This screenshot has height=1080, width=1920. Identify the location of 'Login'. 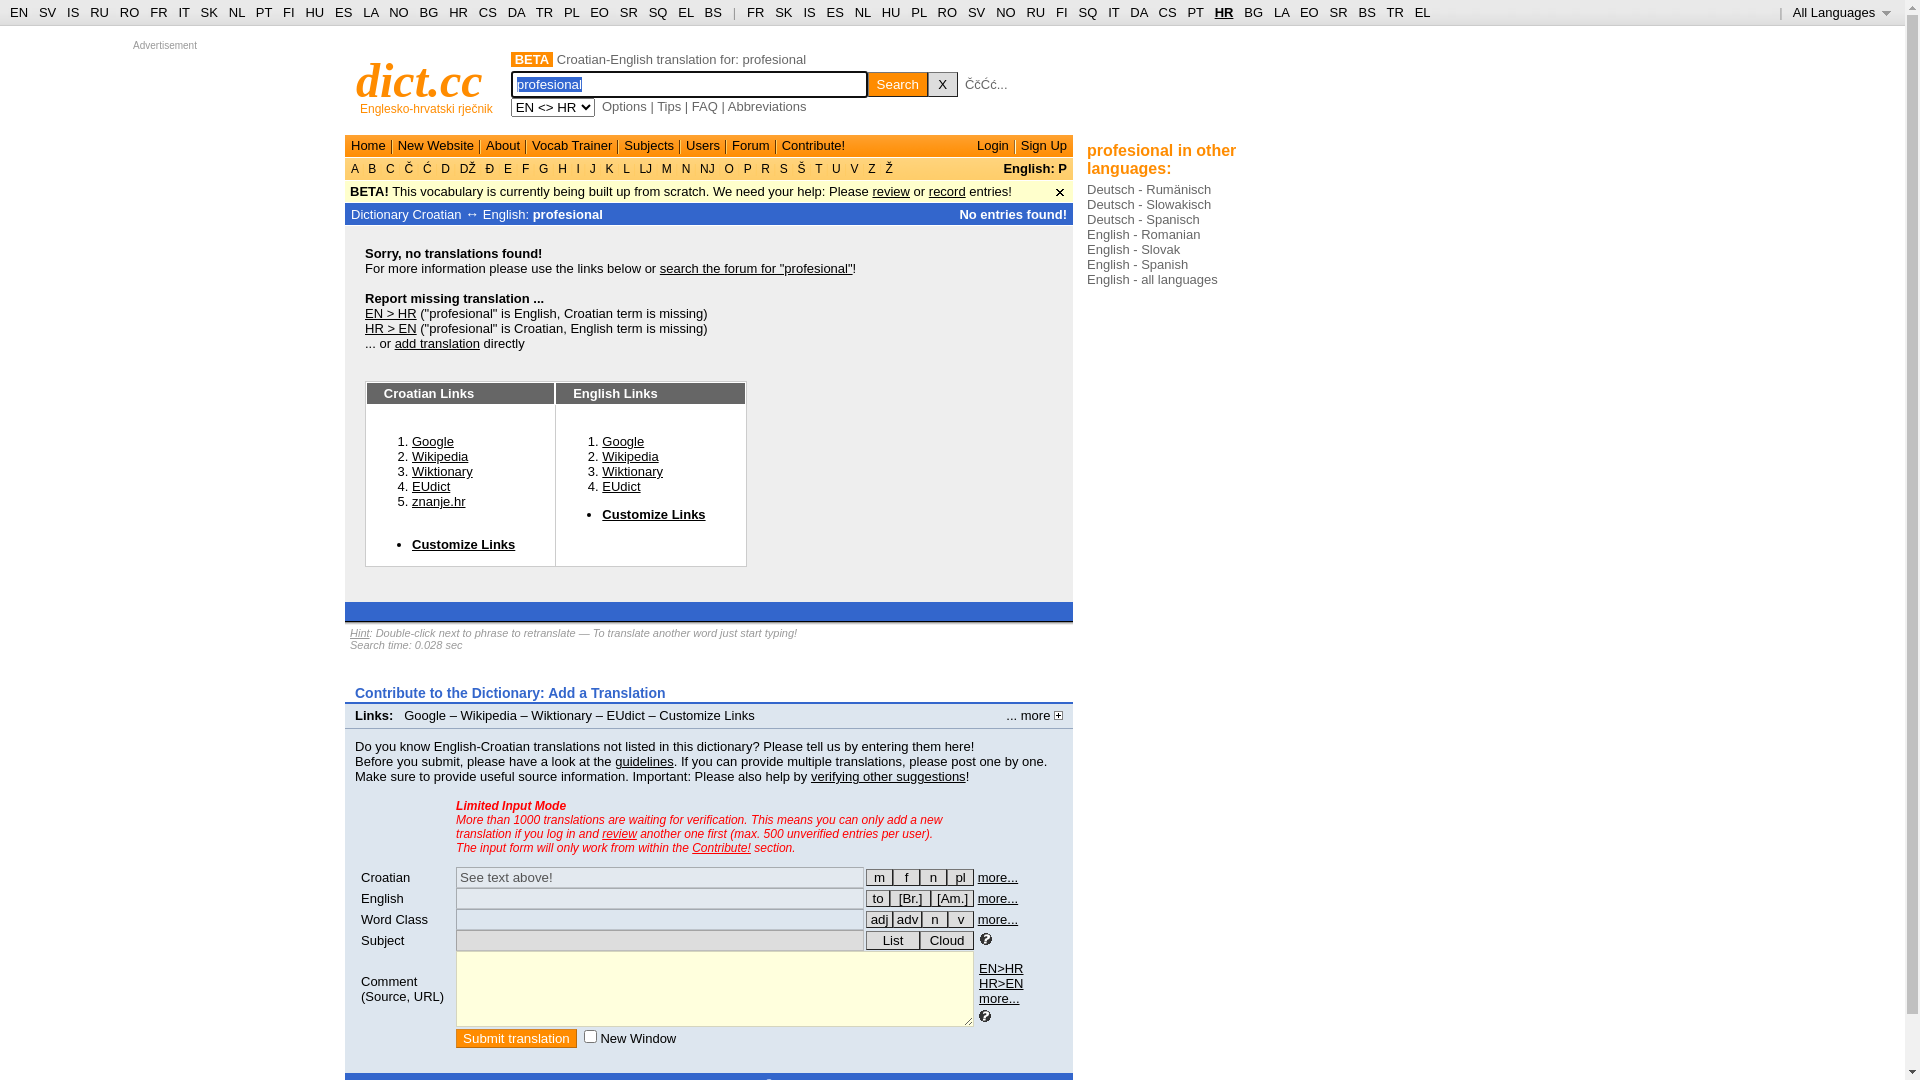
(993, 144).